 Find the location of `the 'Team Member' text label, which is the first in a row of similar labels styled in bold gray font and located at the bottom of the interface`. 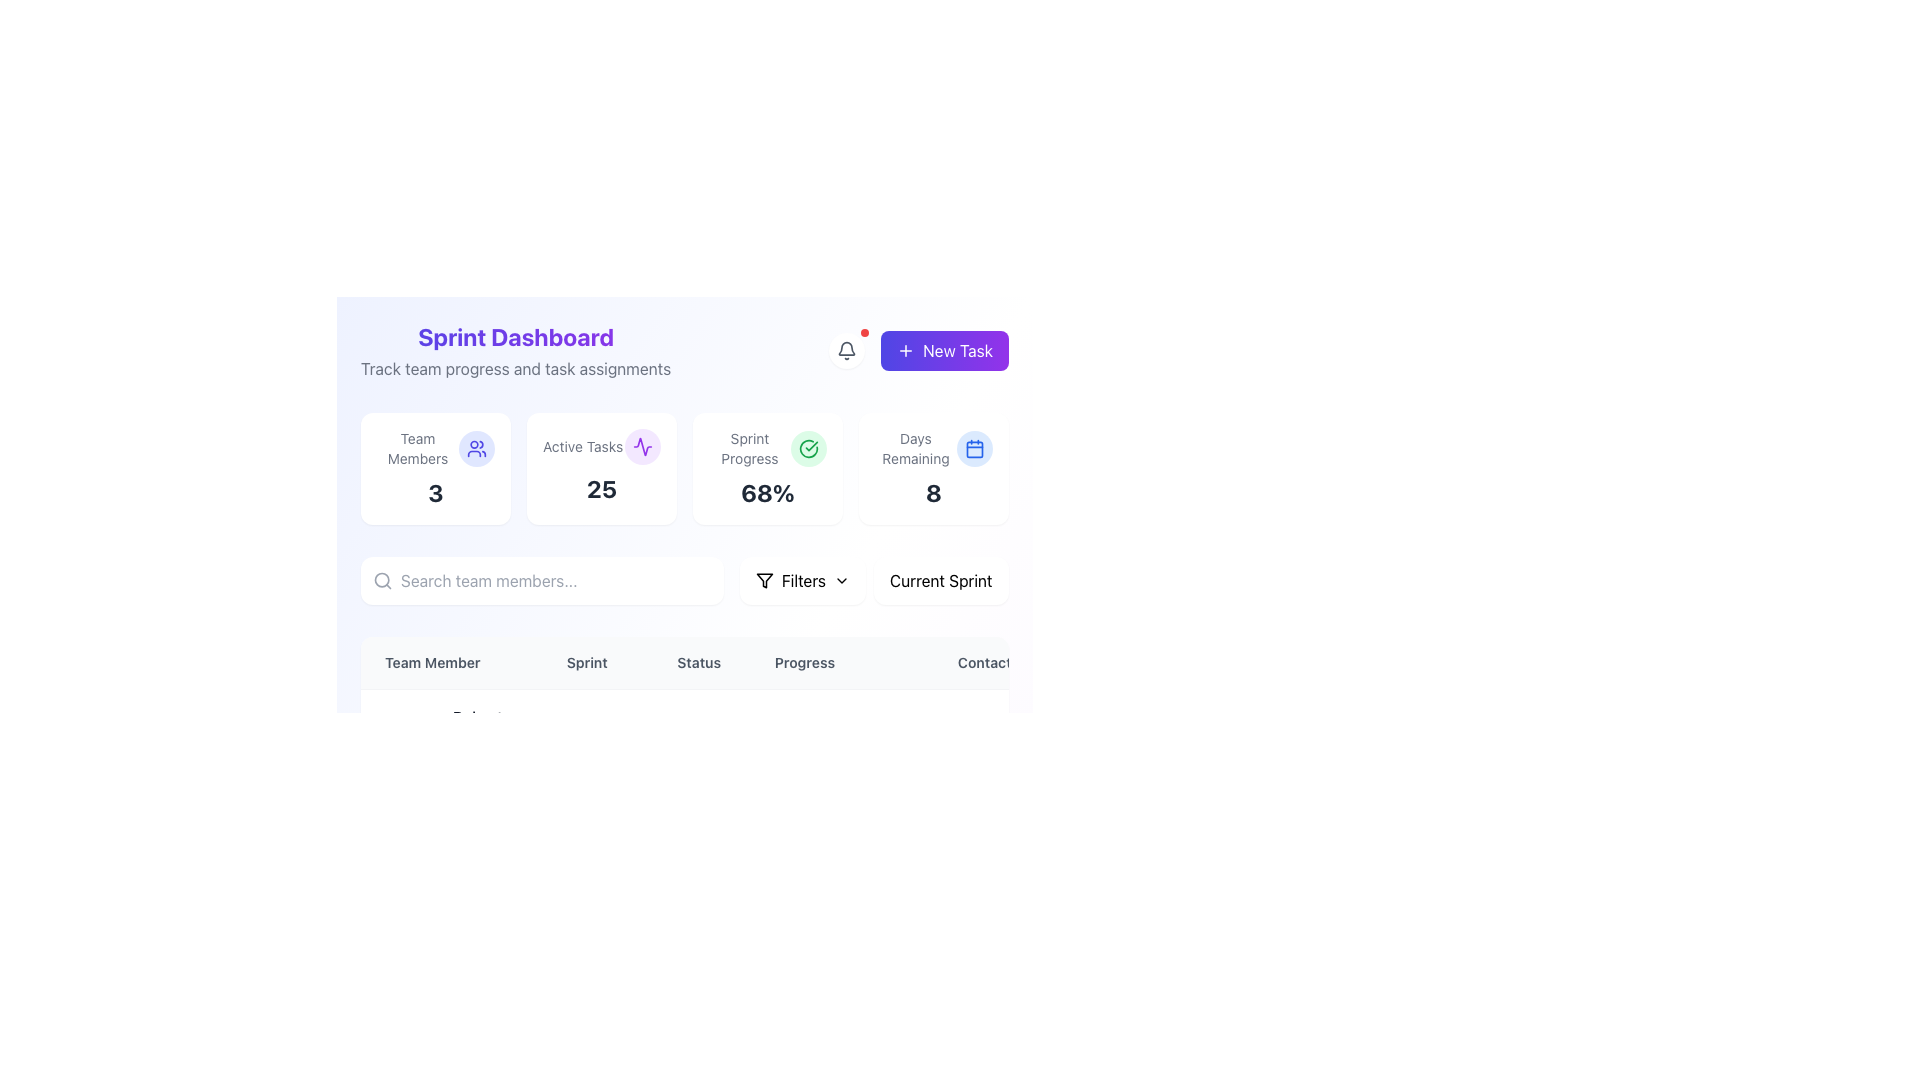

the 'Team Member' text label, which is the first in a row of similar labels styled in bold gray font and located at the bottom of the interface is located at coordinates (450, 663).